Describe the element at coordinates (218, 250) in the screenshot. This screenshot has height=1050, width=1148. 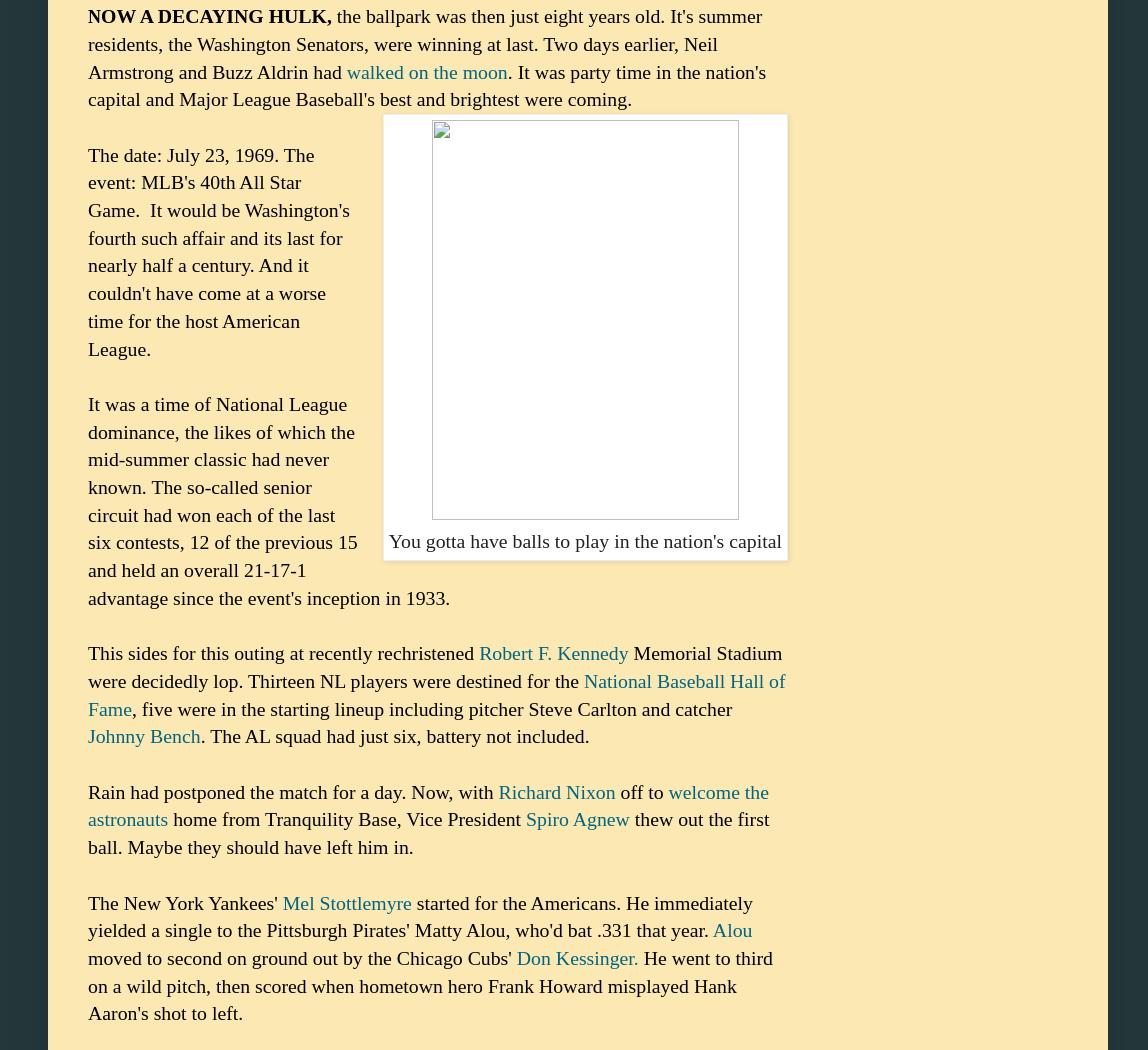
I see `'The date: July 23, 1969. The event: MLB's 40th All Star Game.  It would be Washington's fourth such affair and its last for nearly half a century. And it couldn't have come at a worse time for the host American League.'` at that location.